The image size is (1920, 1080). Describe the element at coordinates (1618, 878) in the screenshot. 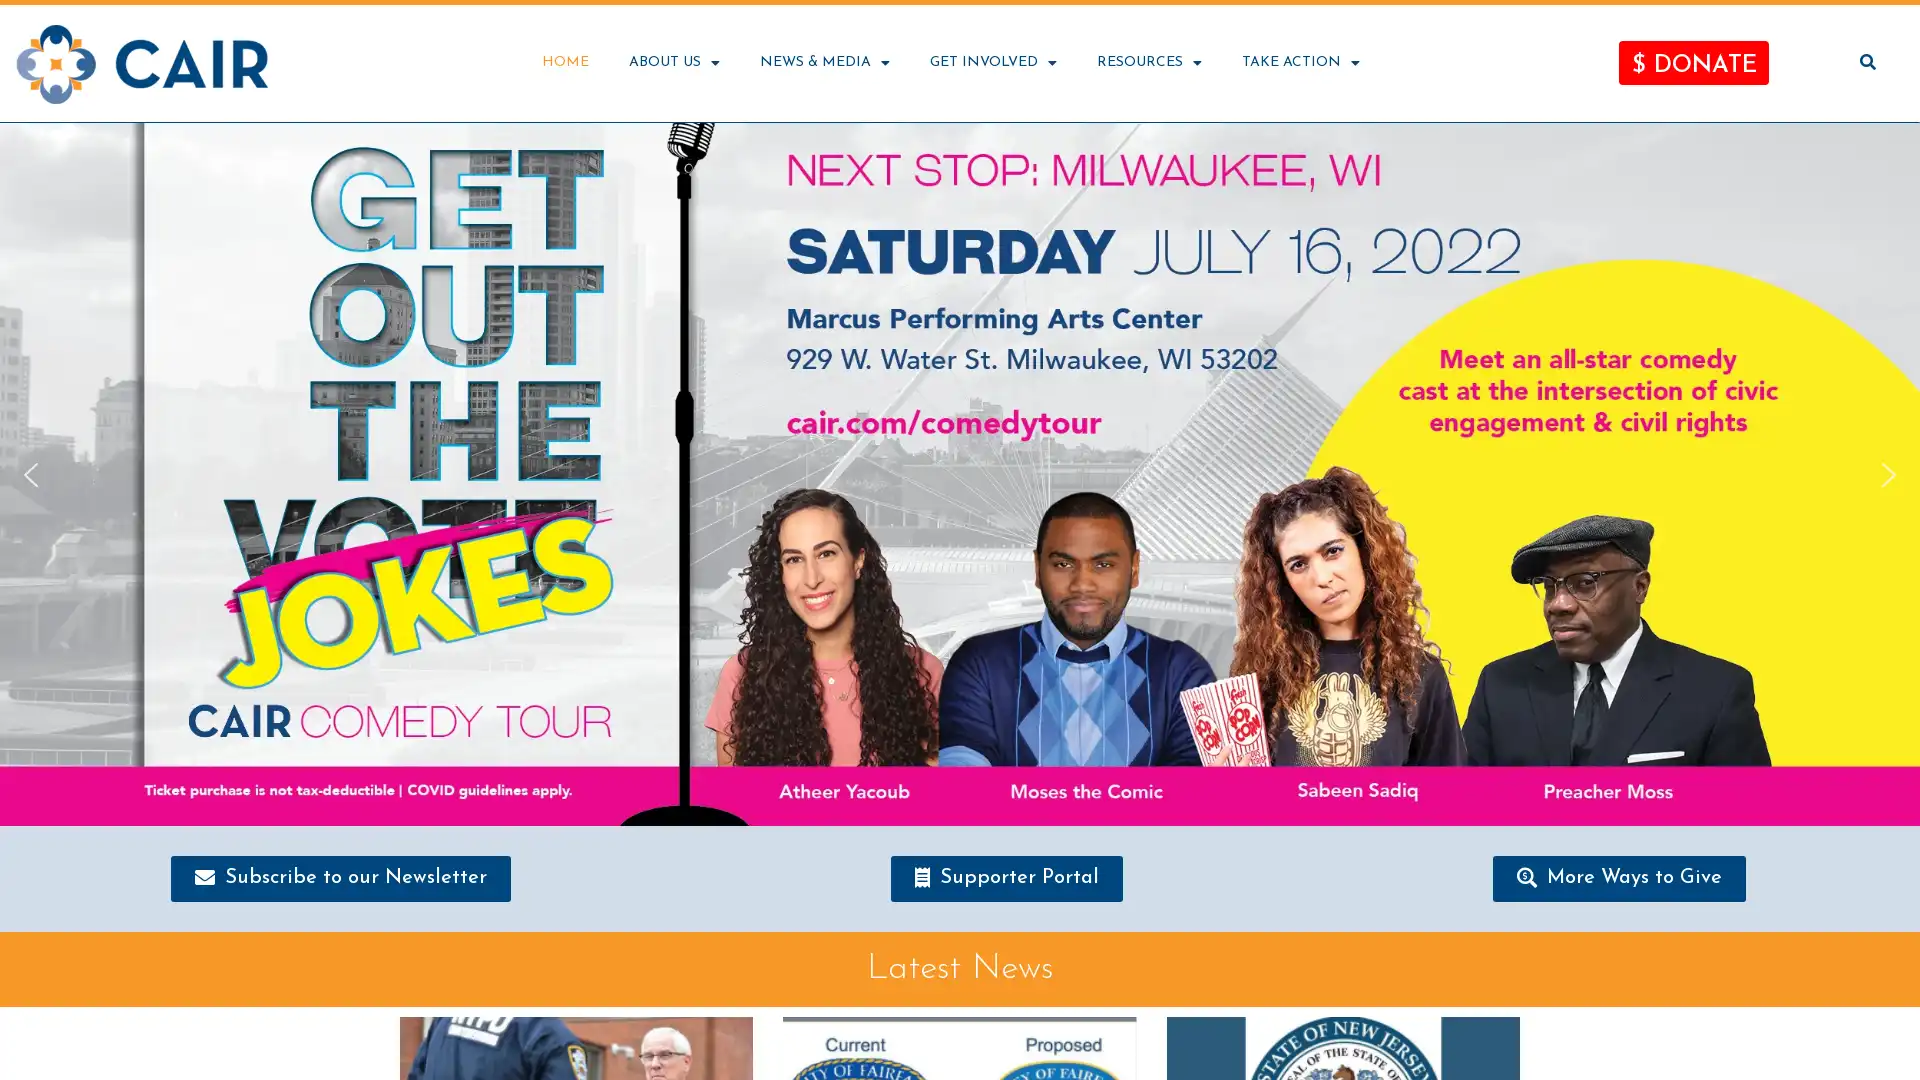

I see `More Ways to Give` at that location.